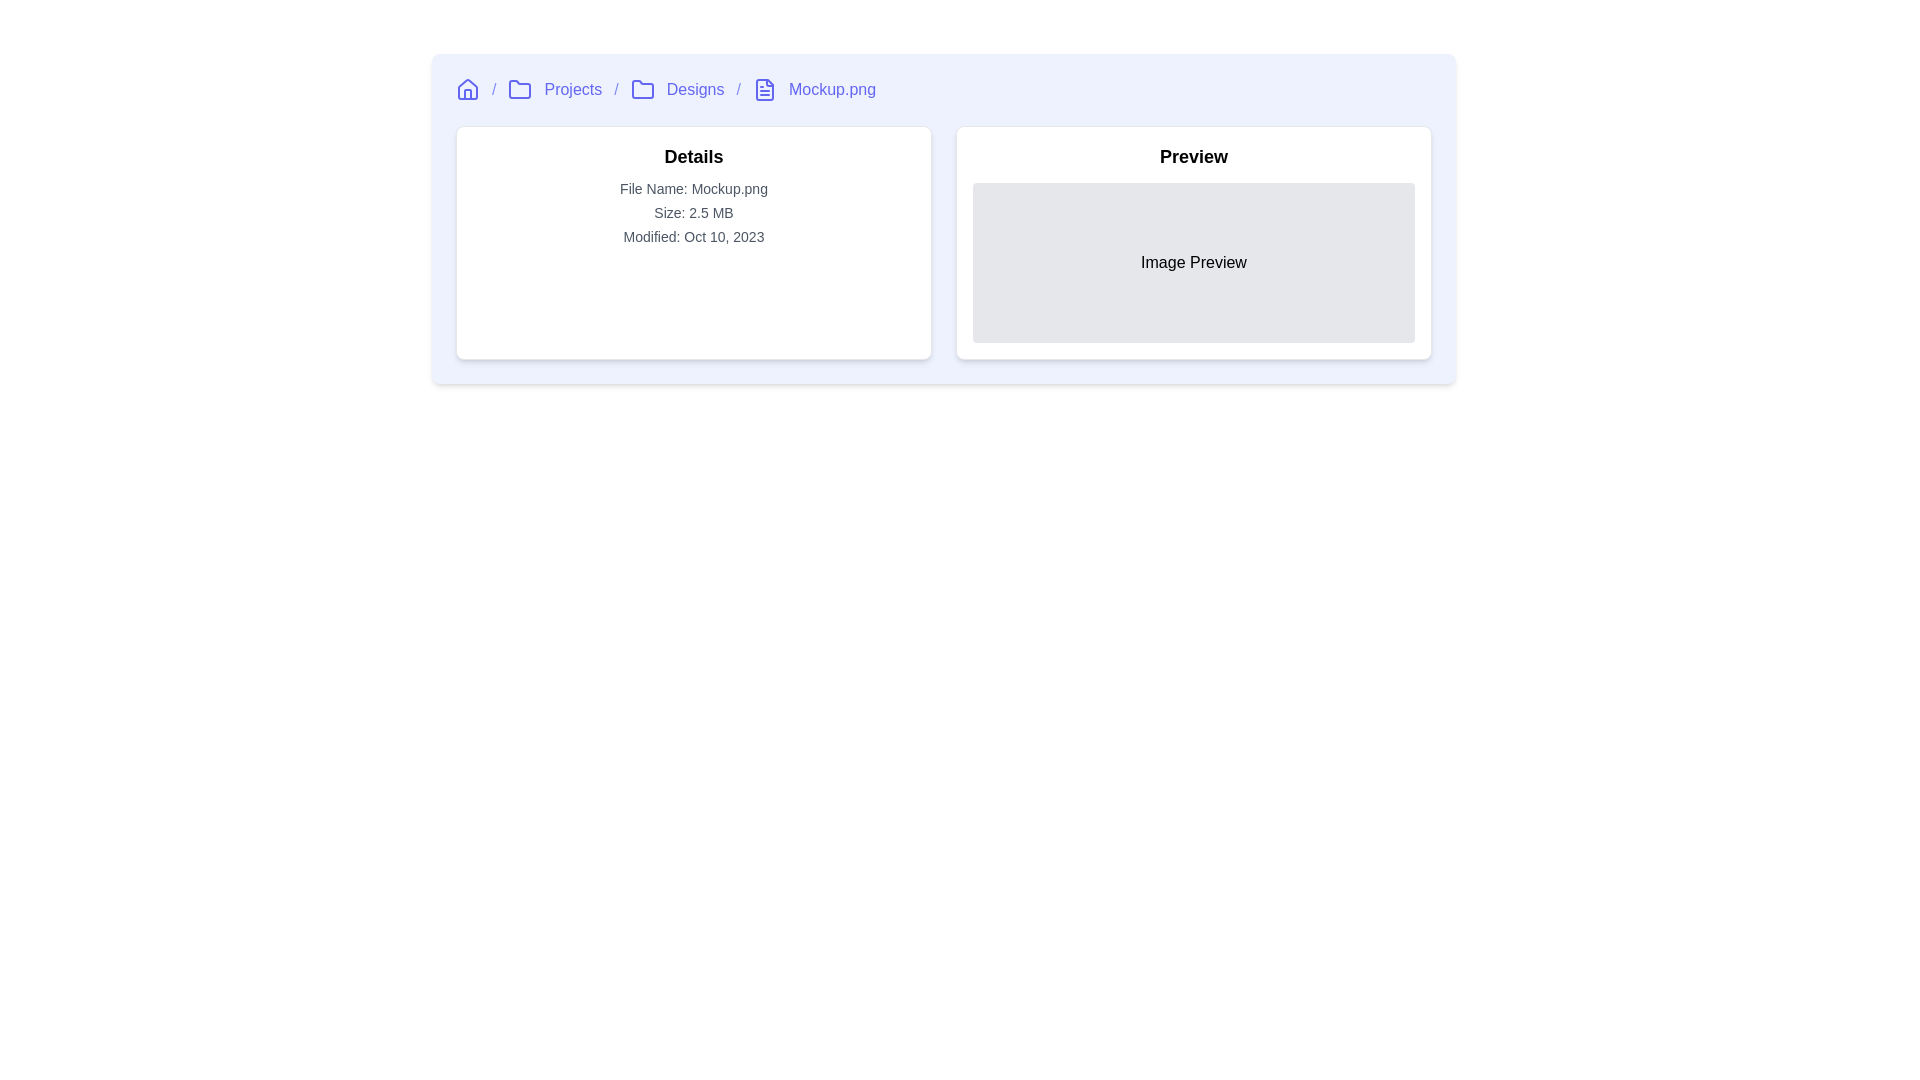 The image size is (1920, 1080). I want to click on the blue folder icon in the breadcrumb navigation bar, which is the second element following the home icon and before the 'Projects' label, so click(520, 88).